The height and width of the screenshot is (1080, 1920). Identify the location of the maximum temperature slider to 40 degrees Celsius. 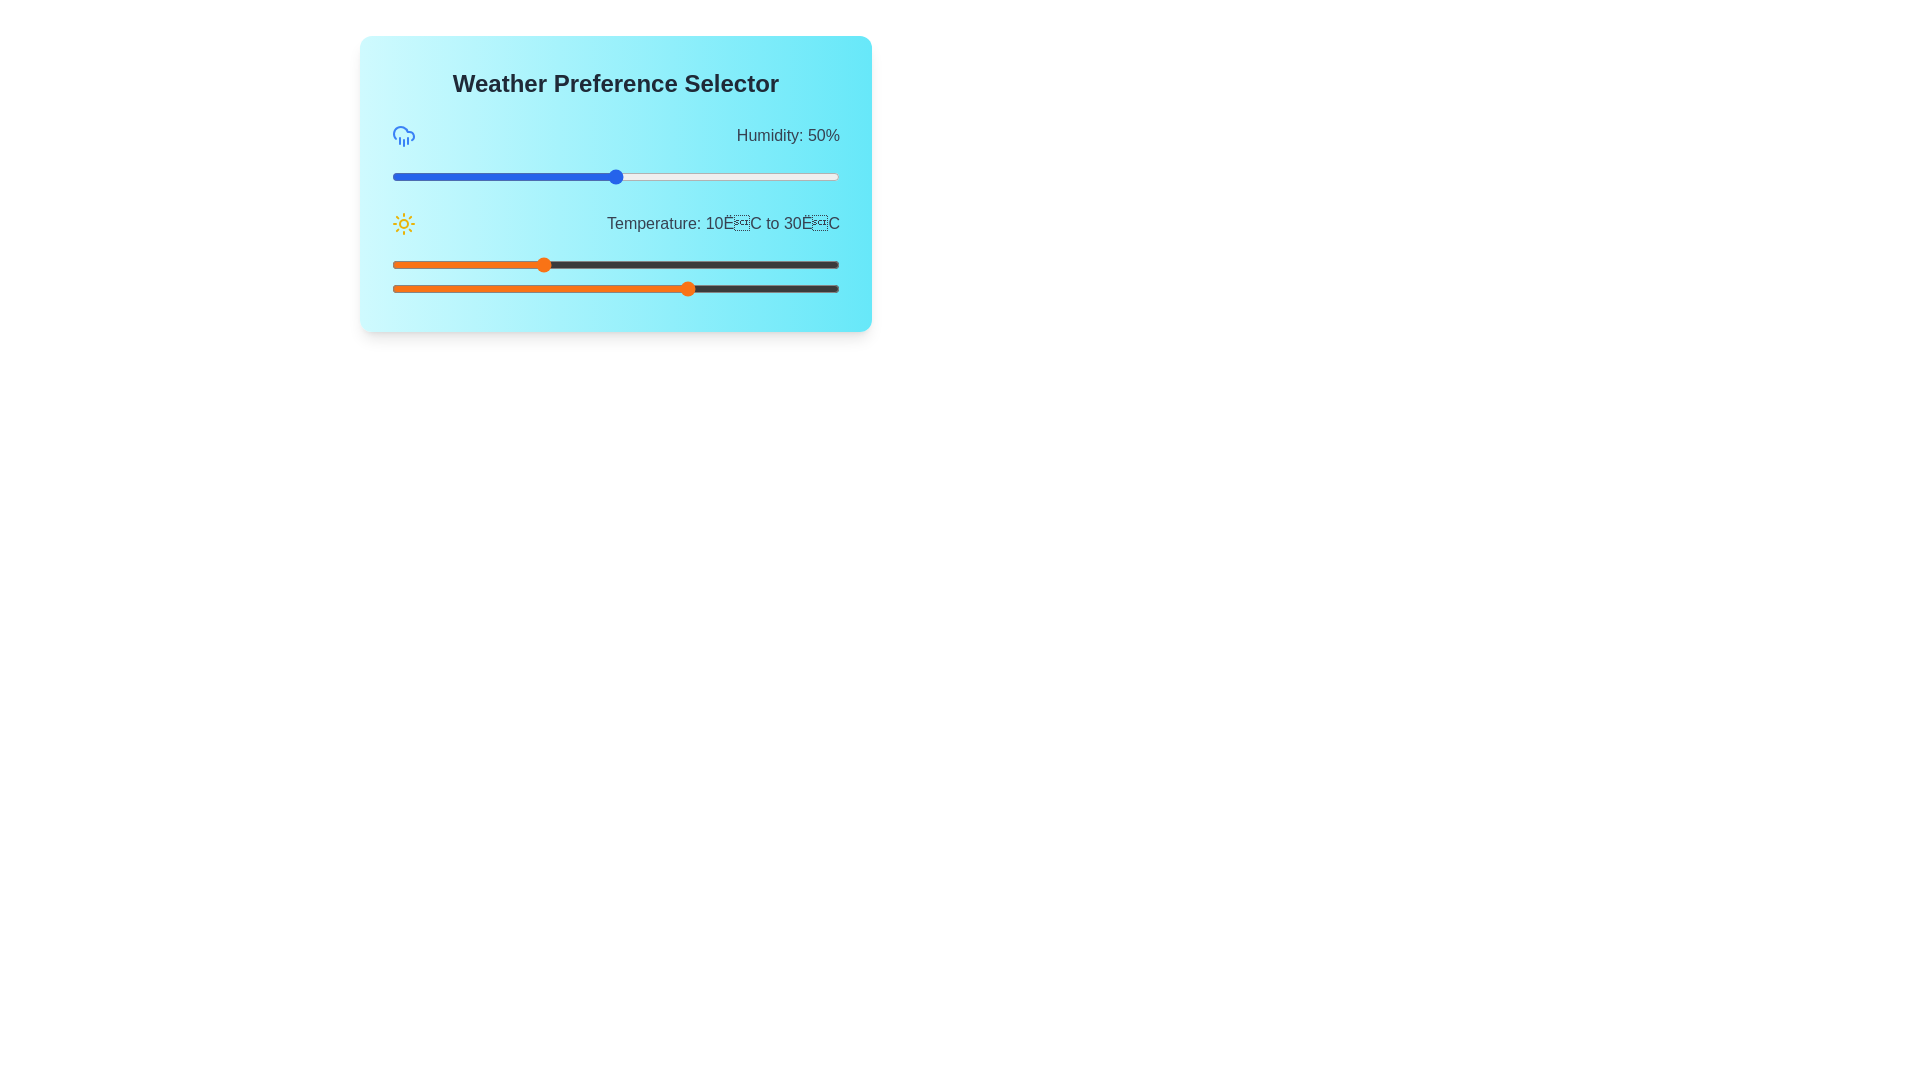
(764, 289).